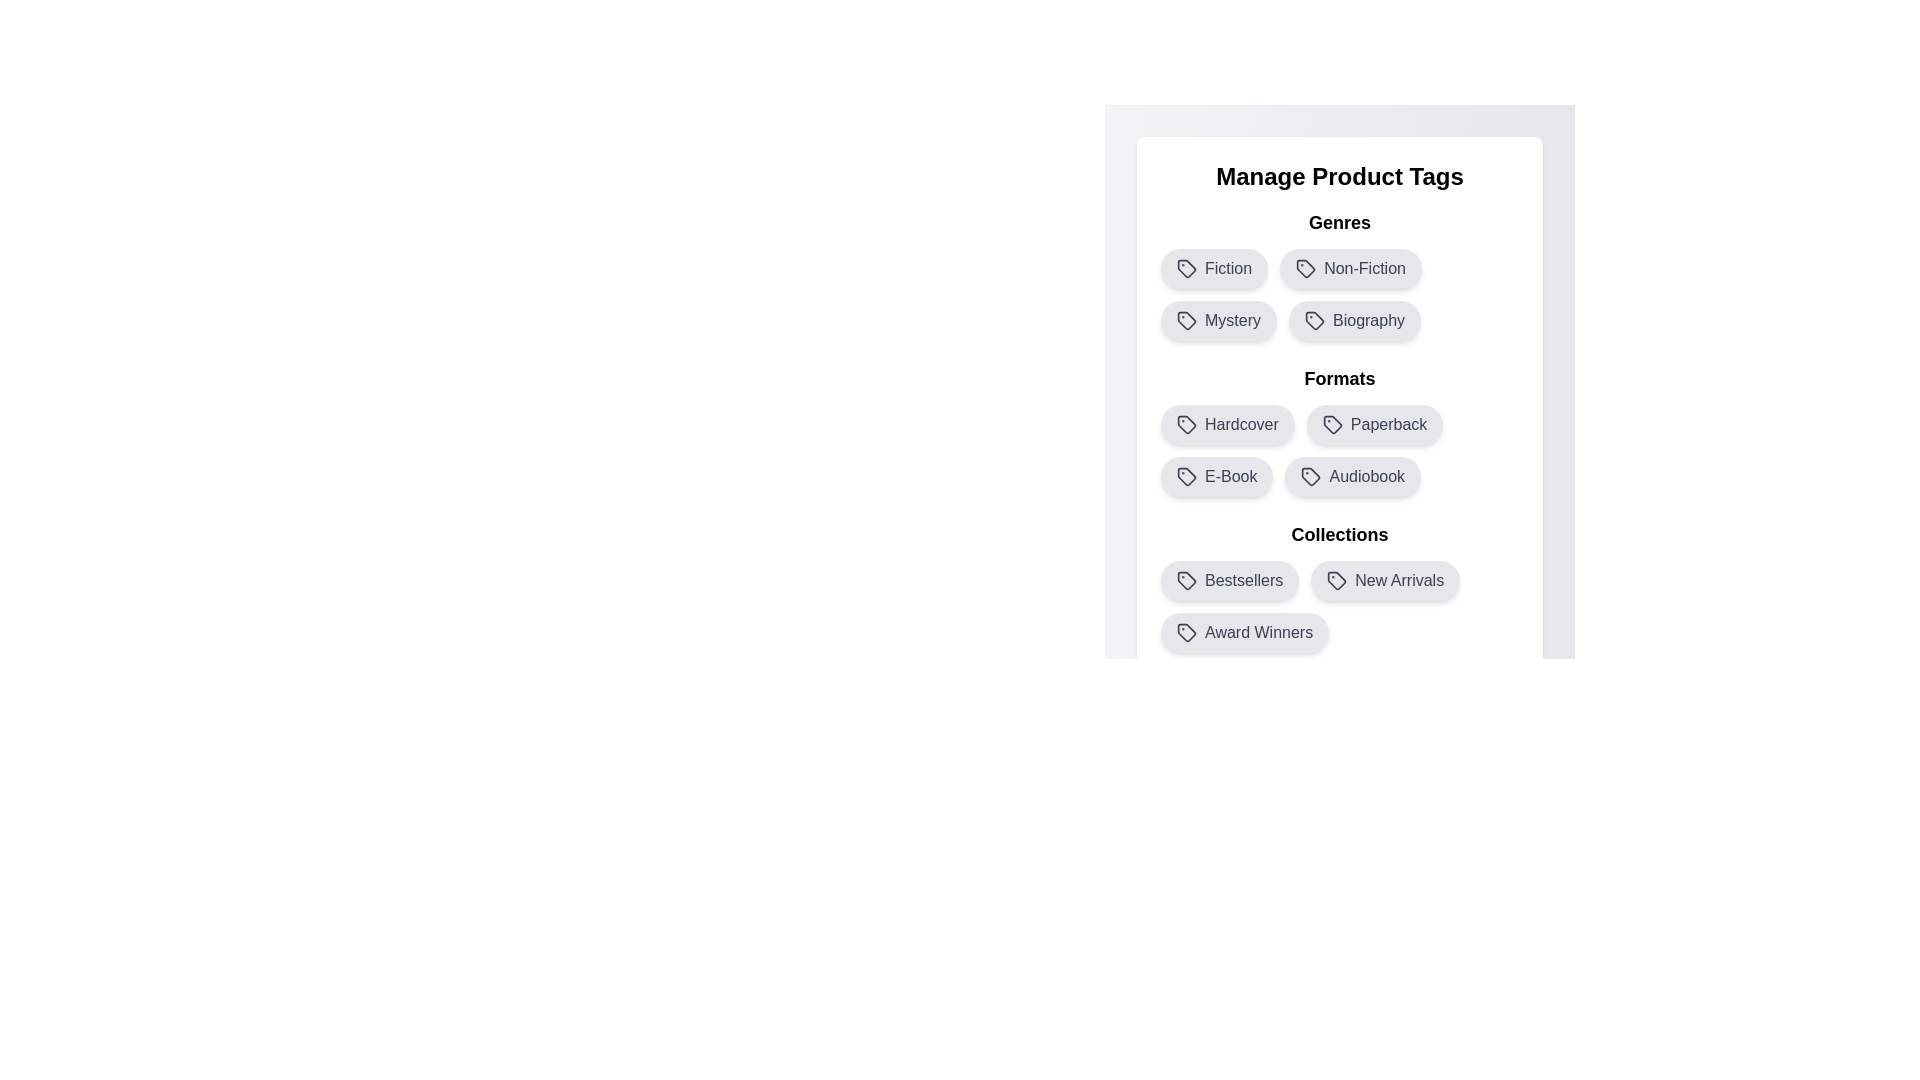  I want to click on the decorative icon located to the left of the text in the 'Biography' button, which is positioned in the second row under the 'Genres' section, so click(1315, 319).